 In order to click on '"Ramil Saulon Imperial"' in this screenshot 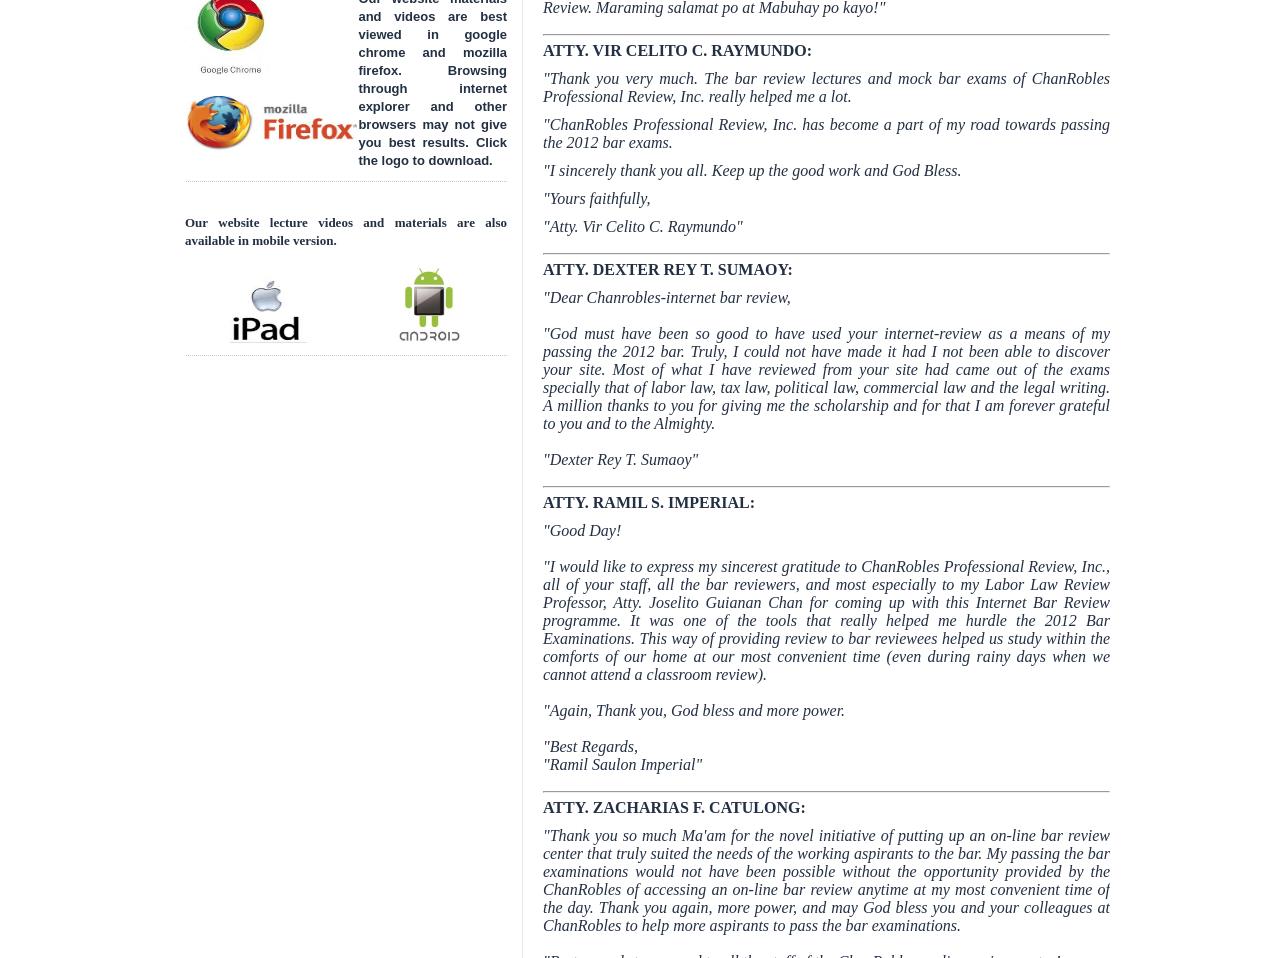, I will do `click(621, 764)`.